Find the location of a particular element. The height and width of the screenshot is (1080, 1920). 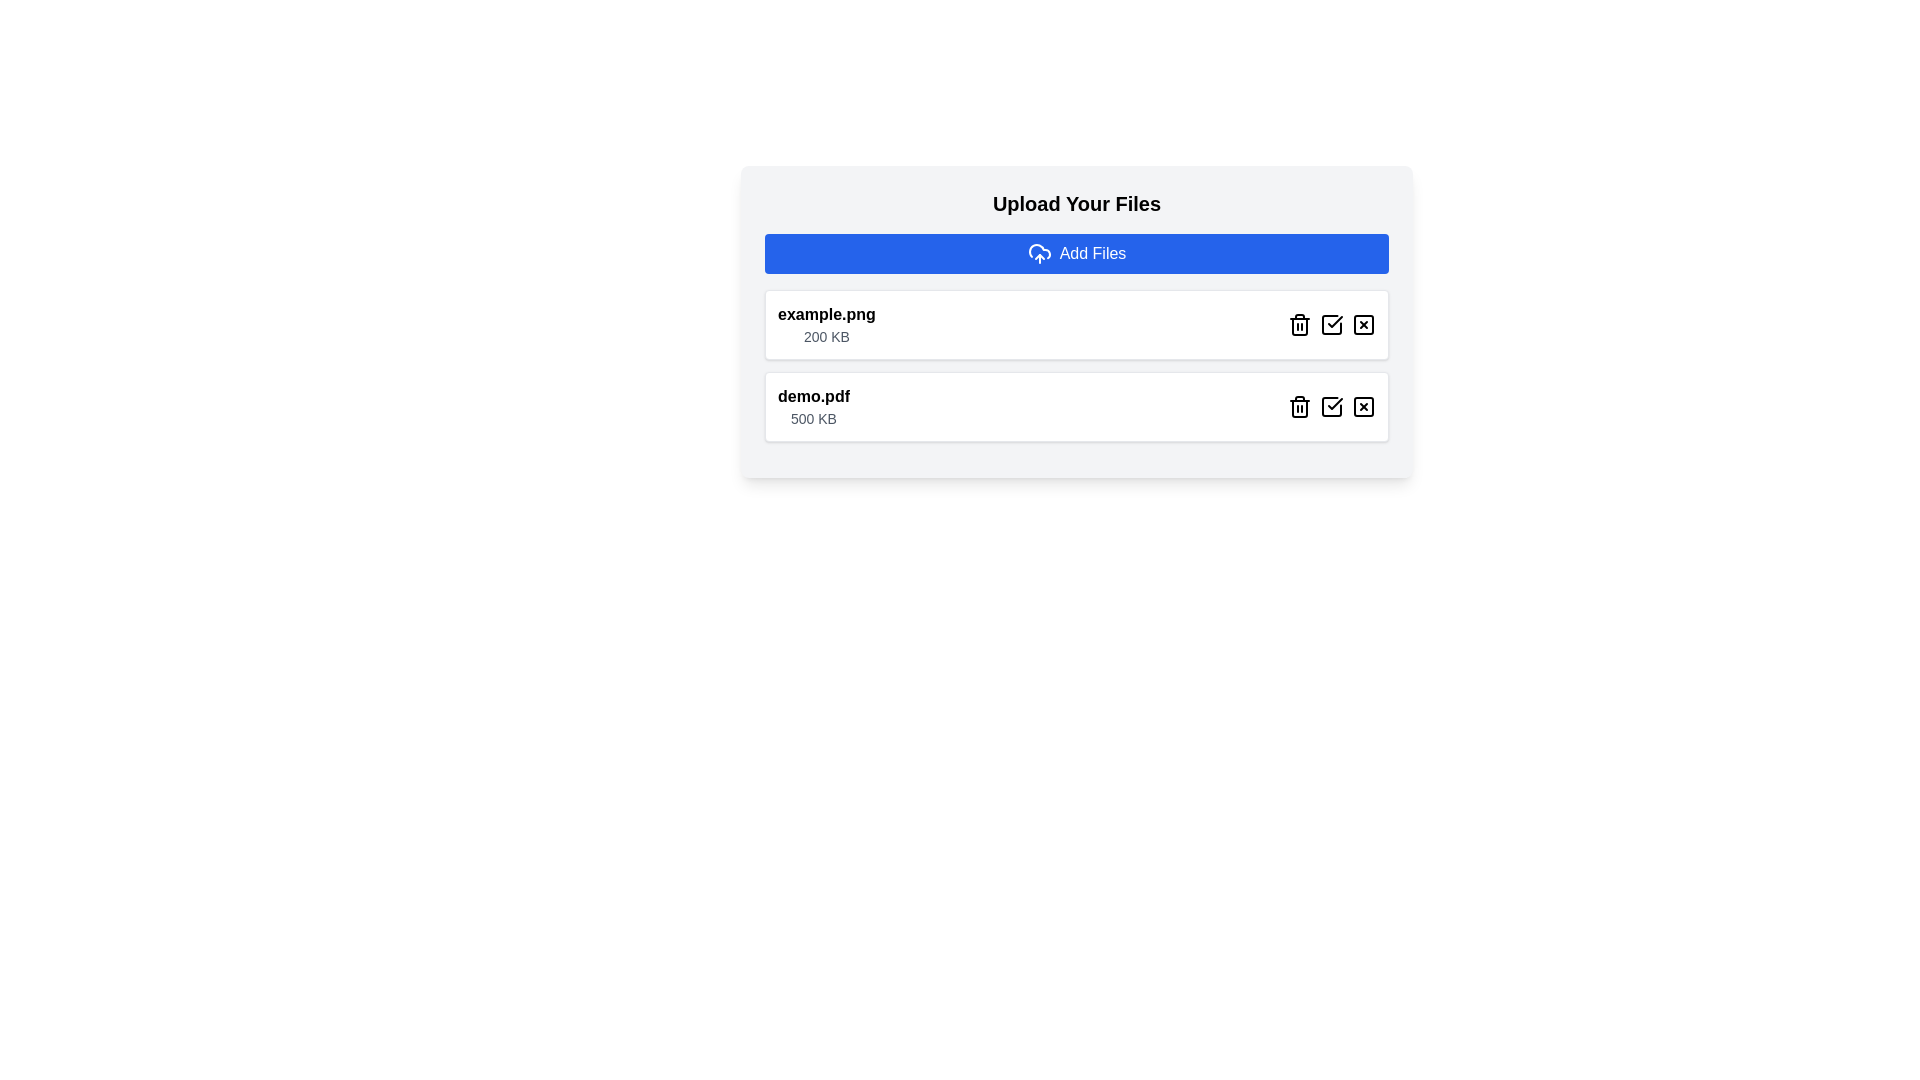

the text label displaying the file name 'example.png' is located at coordinates (826, 315).